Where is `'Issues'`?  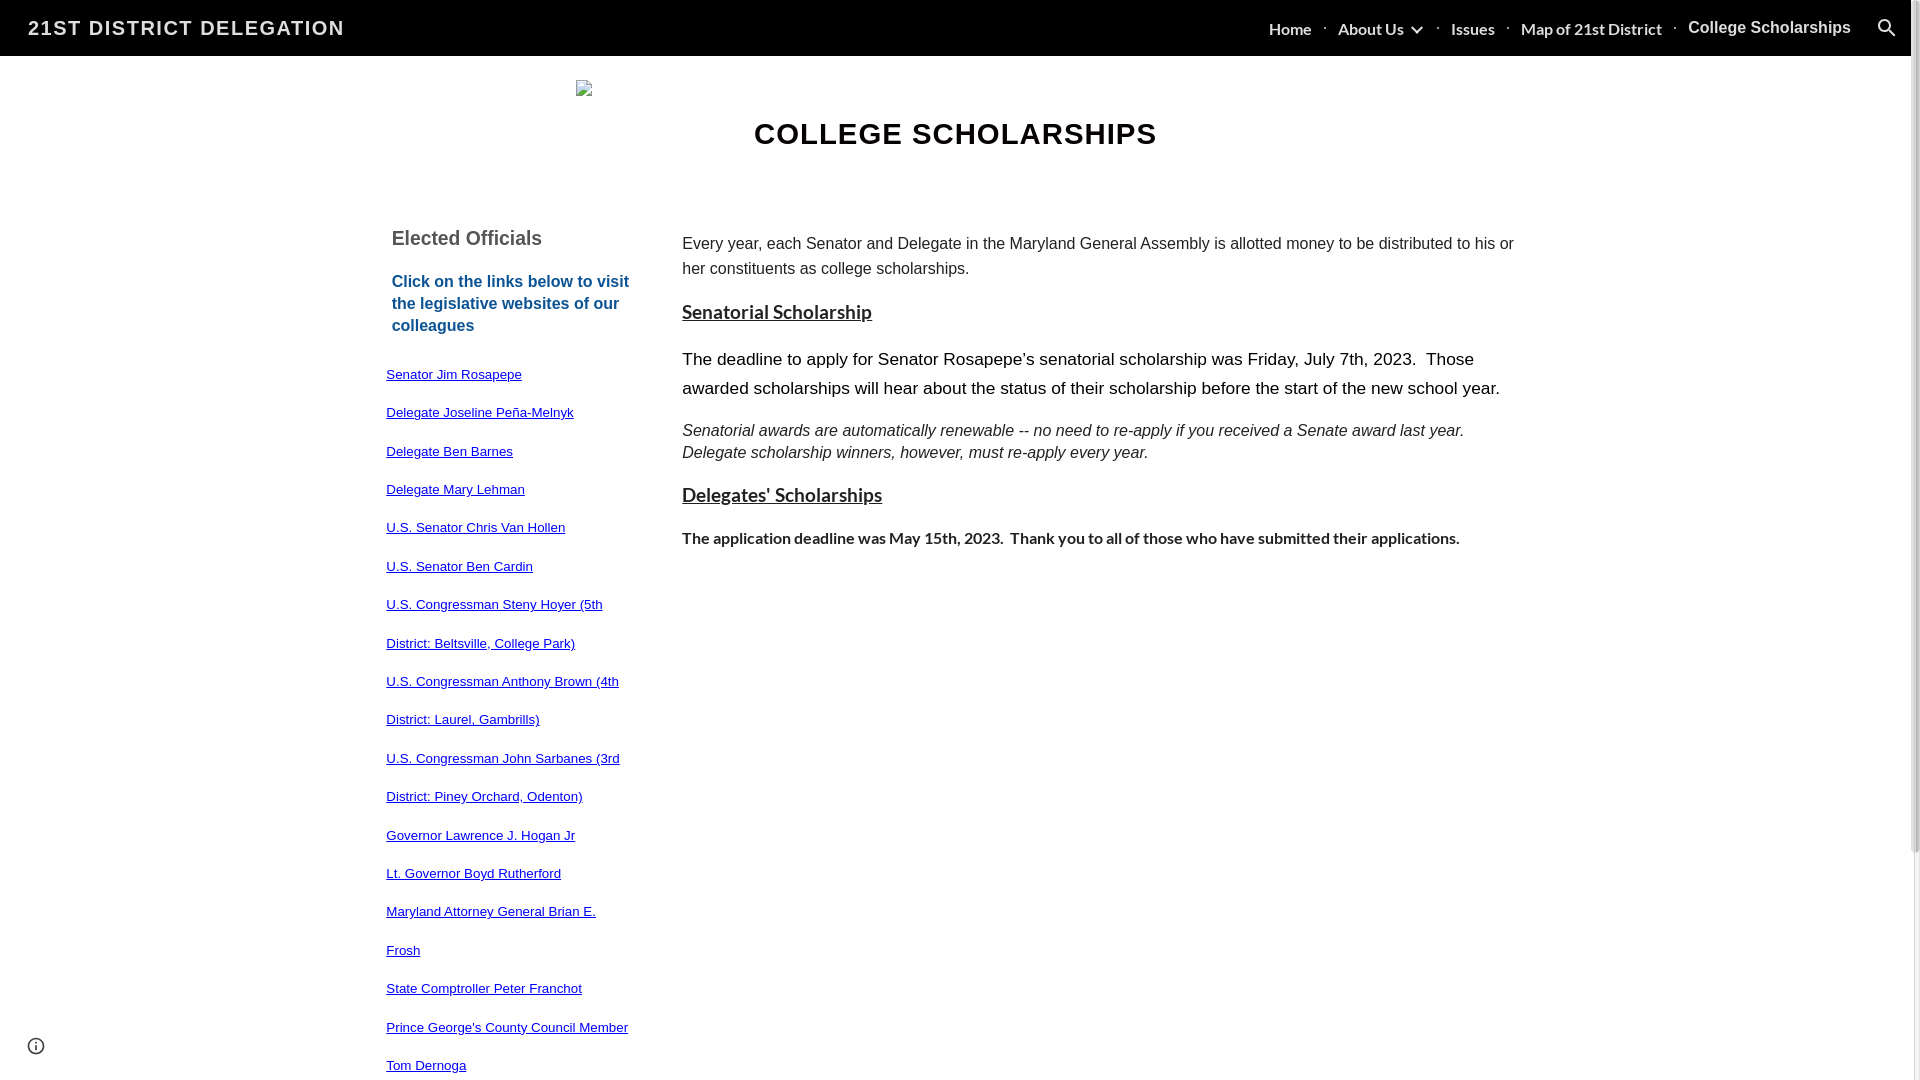 'Issues' is located at coordinates (1473, 27).